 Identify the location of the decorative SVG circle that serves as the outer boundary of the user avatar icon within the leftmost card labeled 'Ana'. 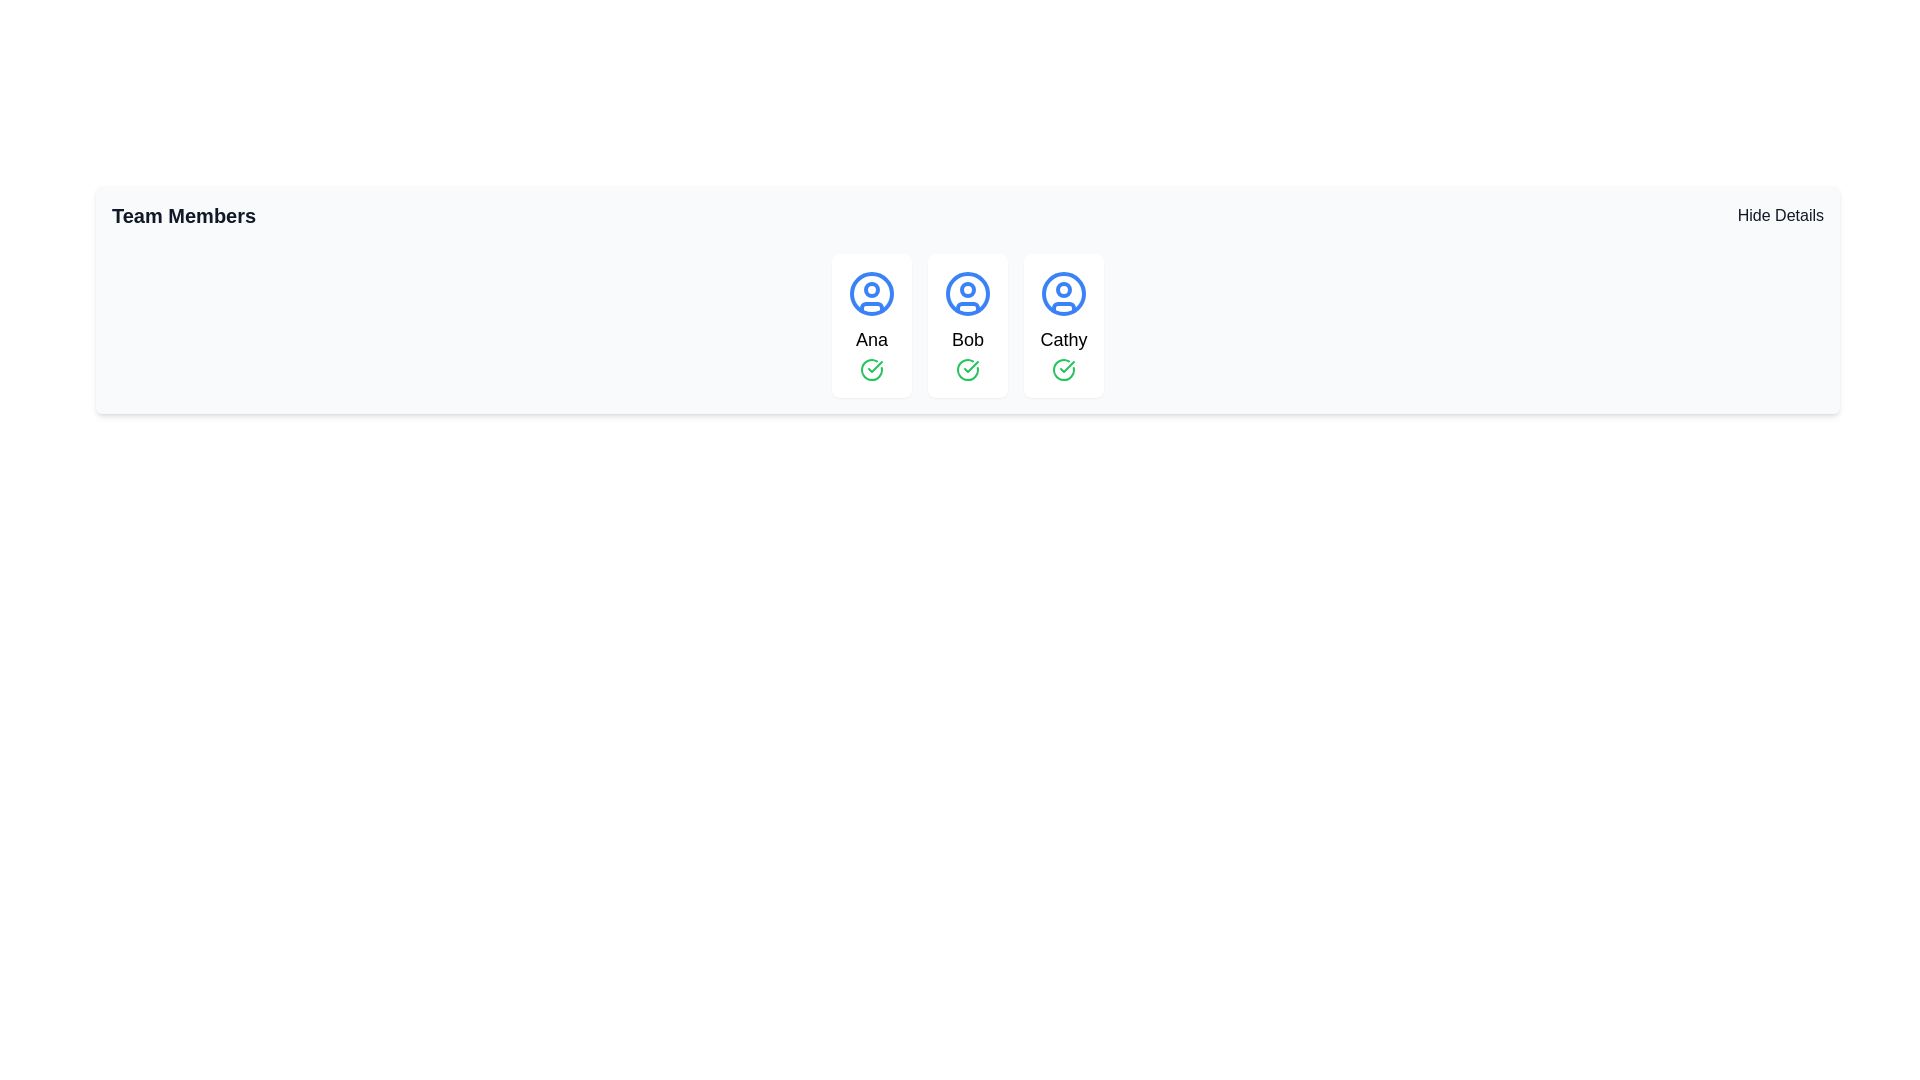
(872, 293).